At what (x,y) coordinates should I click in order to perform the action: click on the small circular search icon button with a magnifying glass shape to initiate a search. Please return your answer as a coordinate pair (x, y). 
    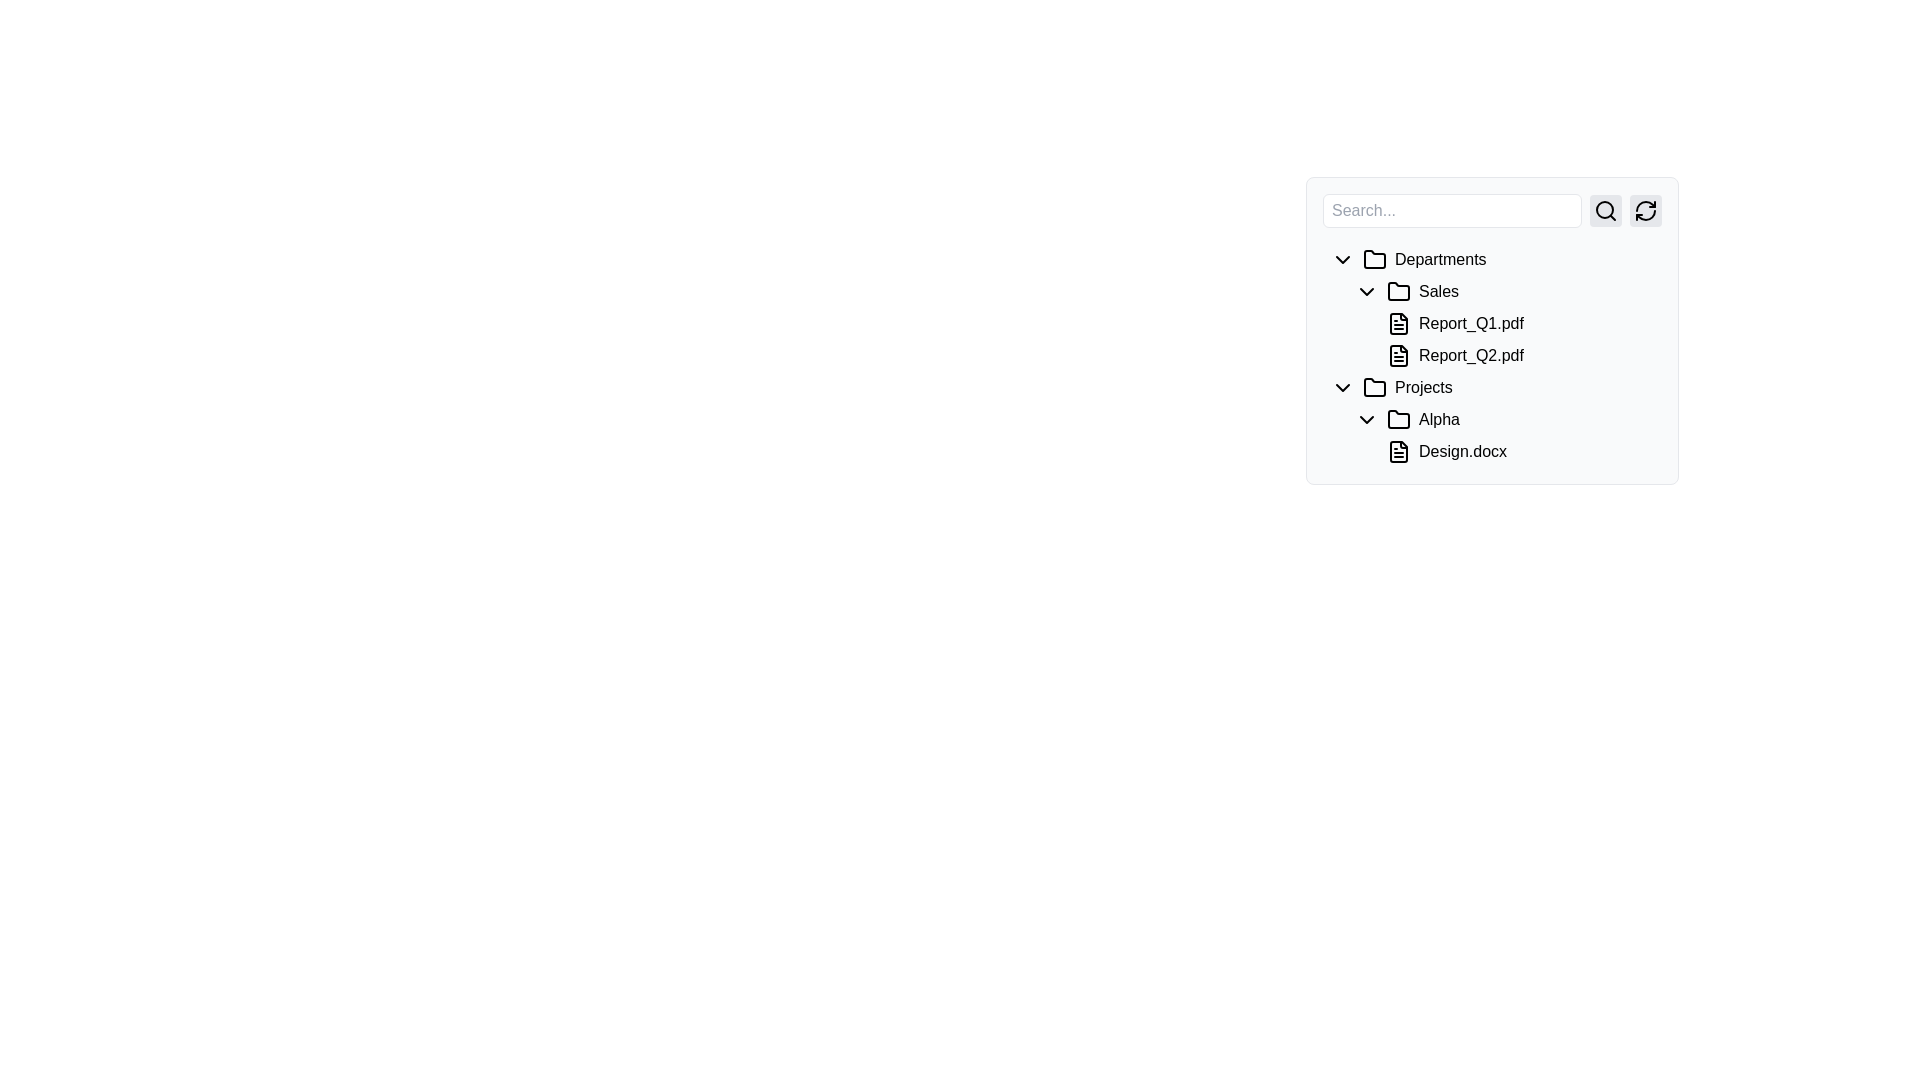
    Looking at the image, I should click on (1606, 211).